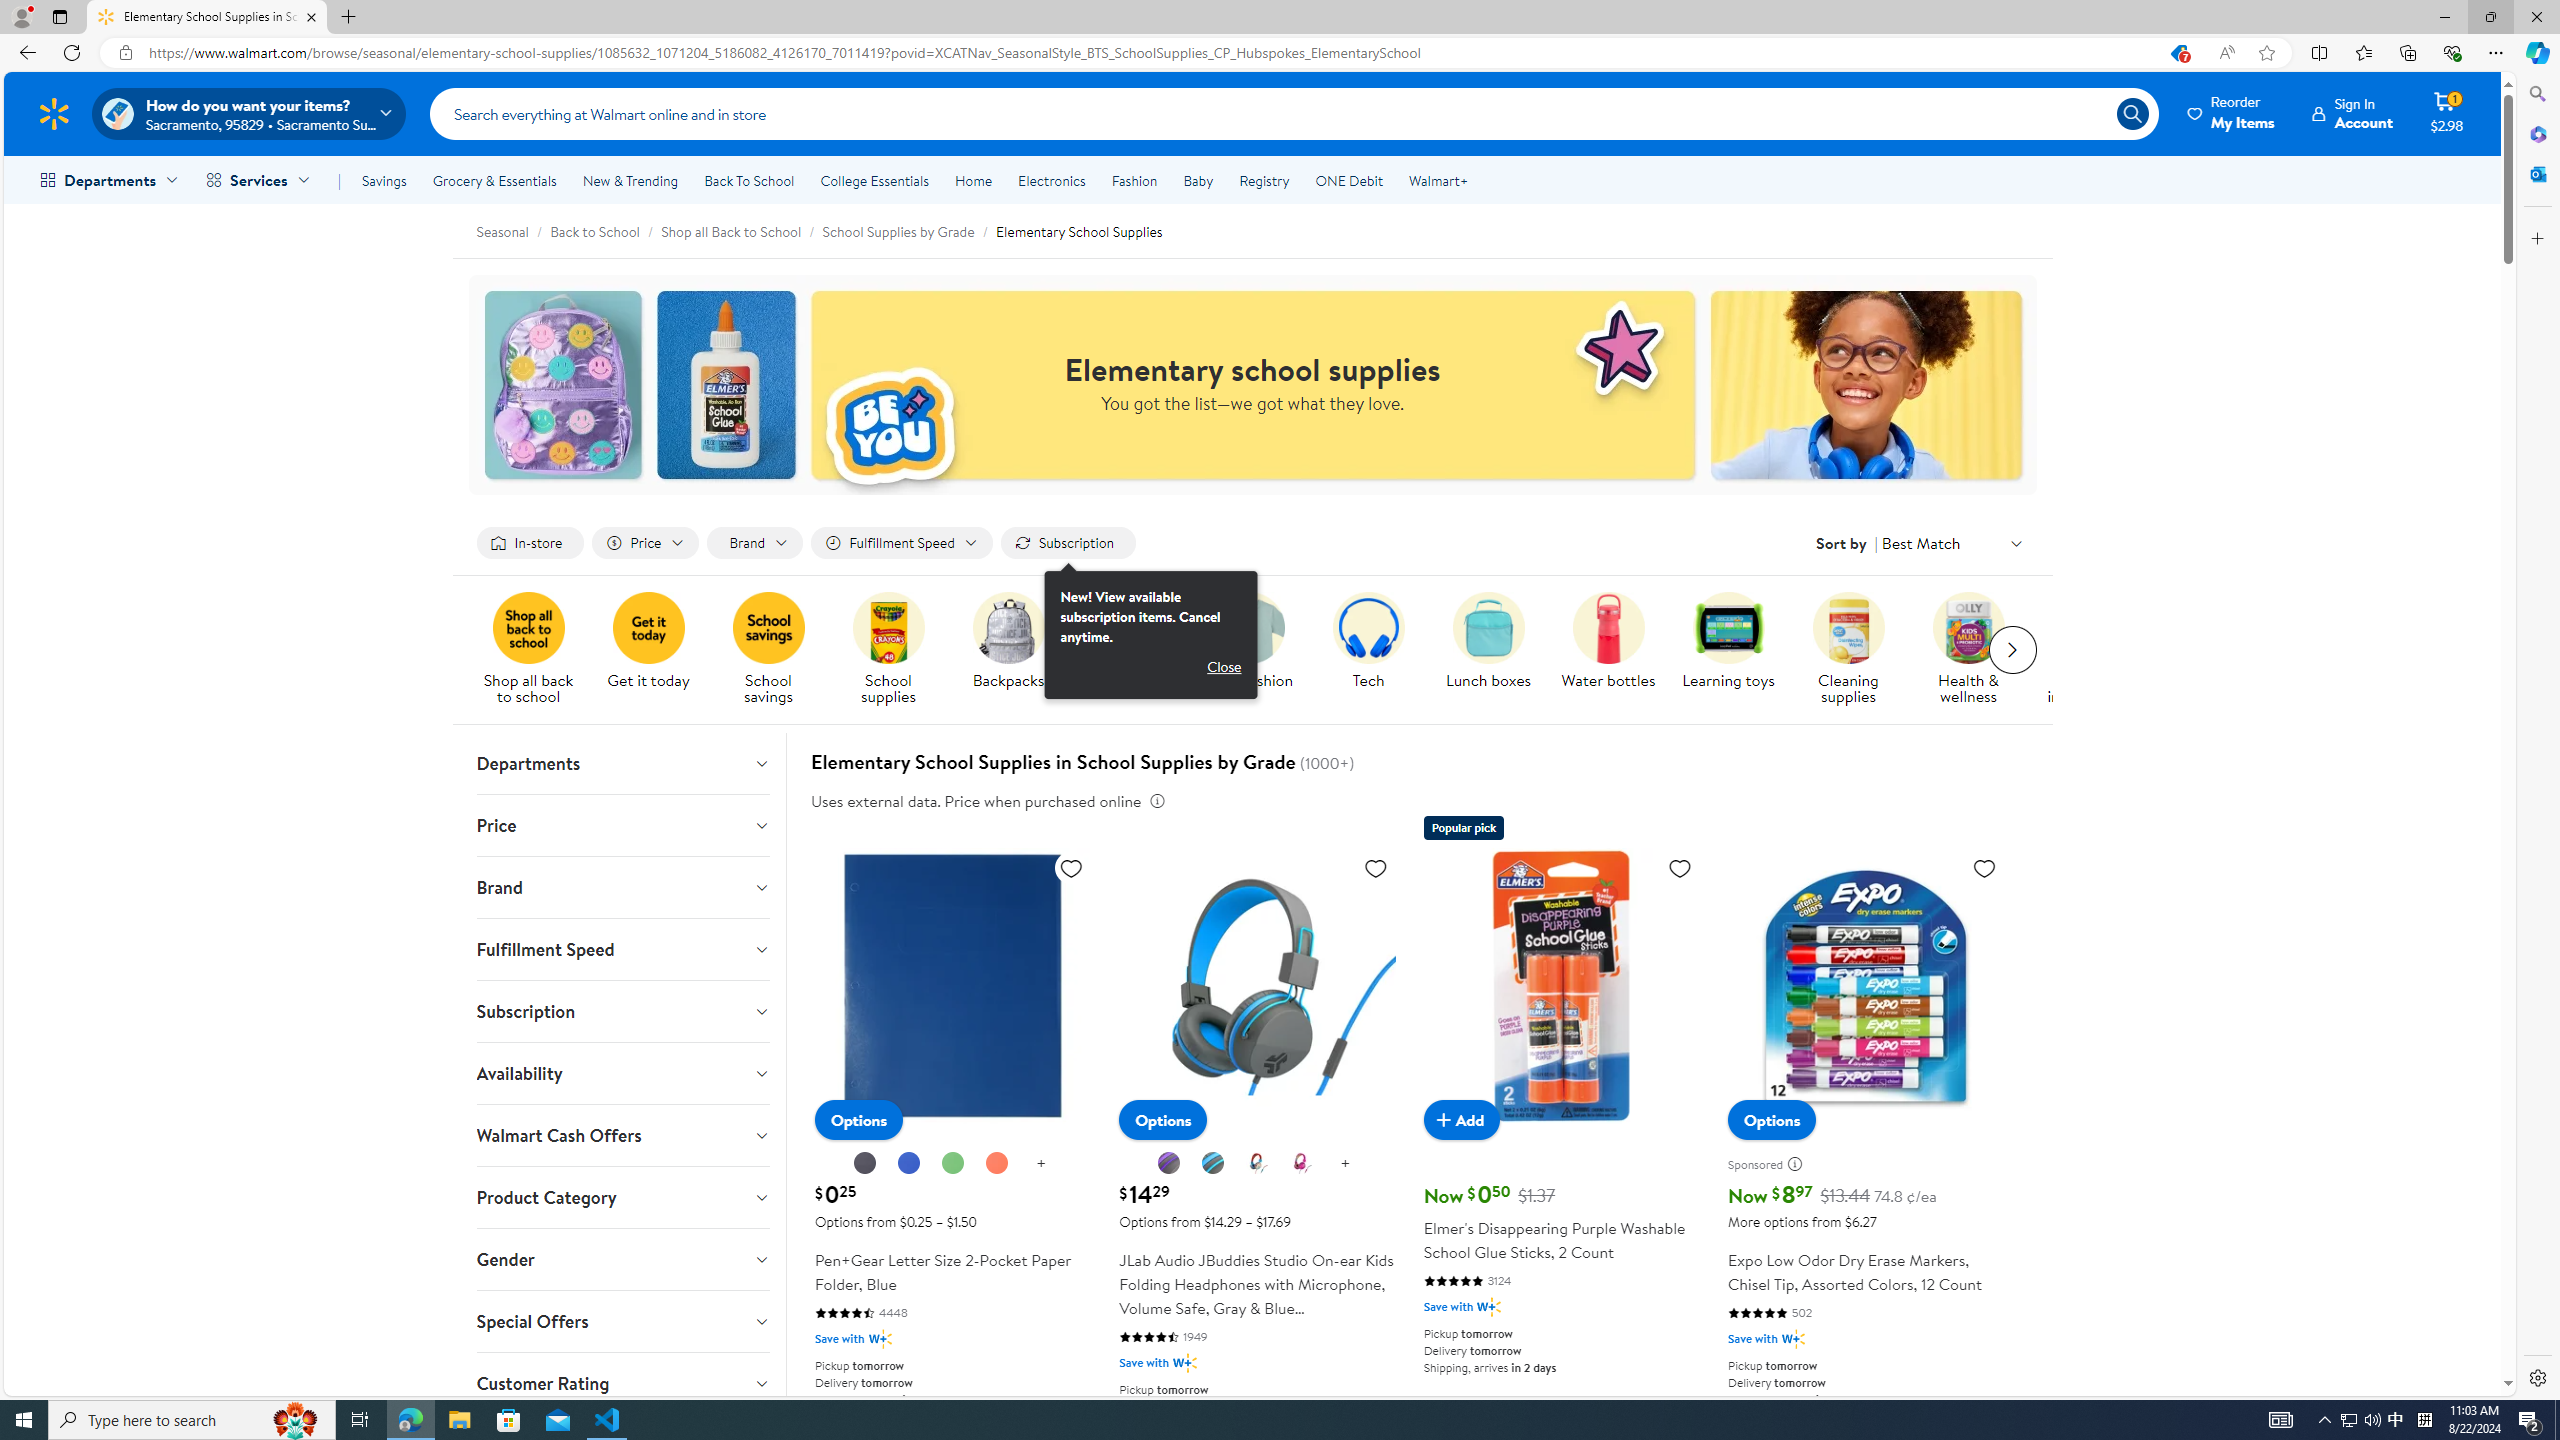 This screenshot has width=2560, height=1440. What do you see at coordinates (1136, 650) in the screenshot?
I see `'Girls'` at bounding box center [1136, 650].